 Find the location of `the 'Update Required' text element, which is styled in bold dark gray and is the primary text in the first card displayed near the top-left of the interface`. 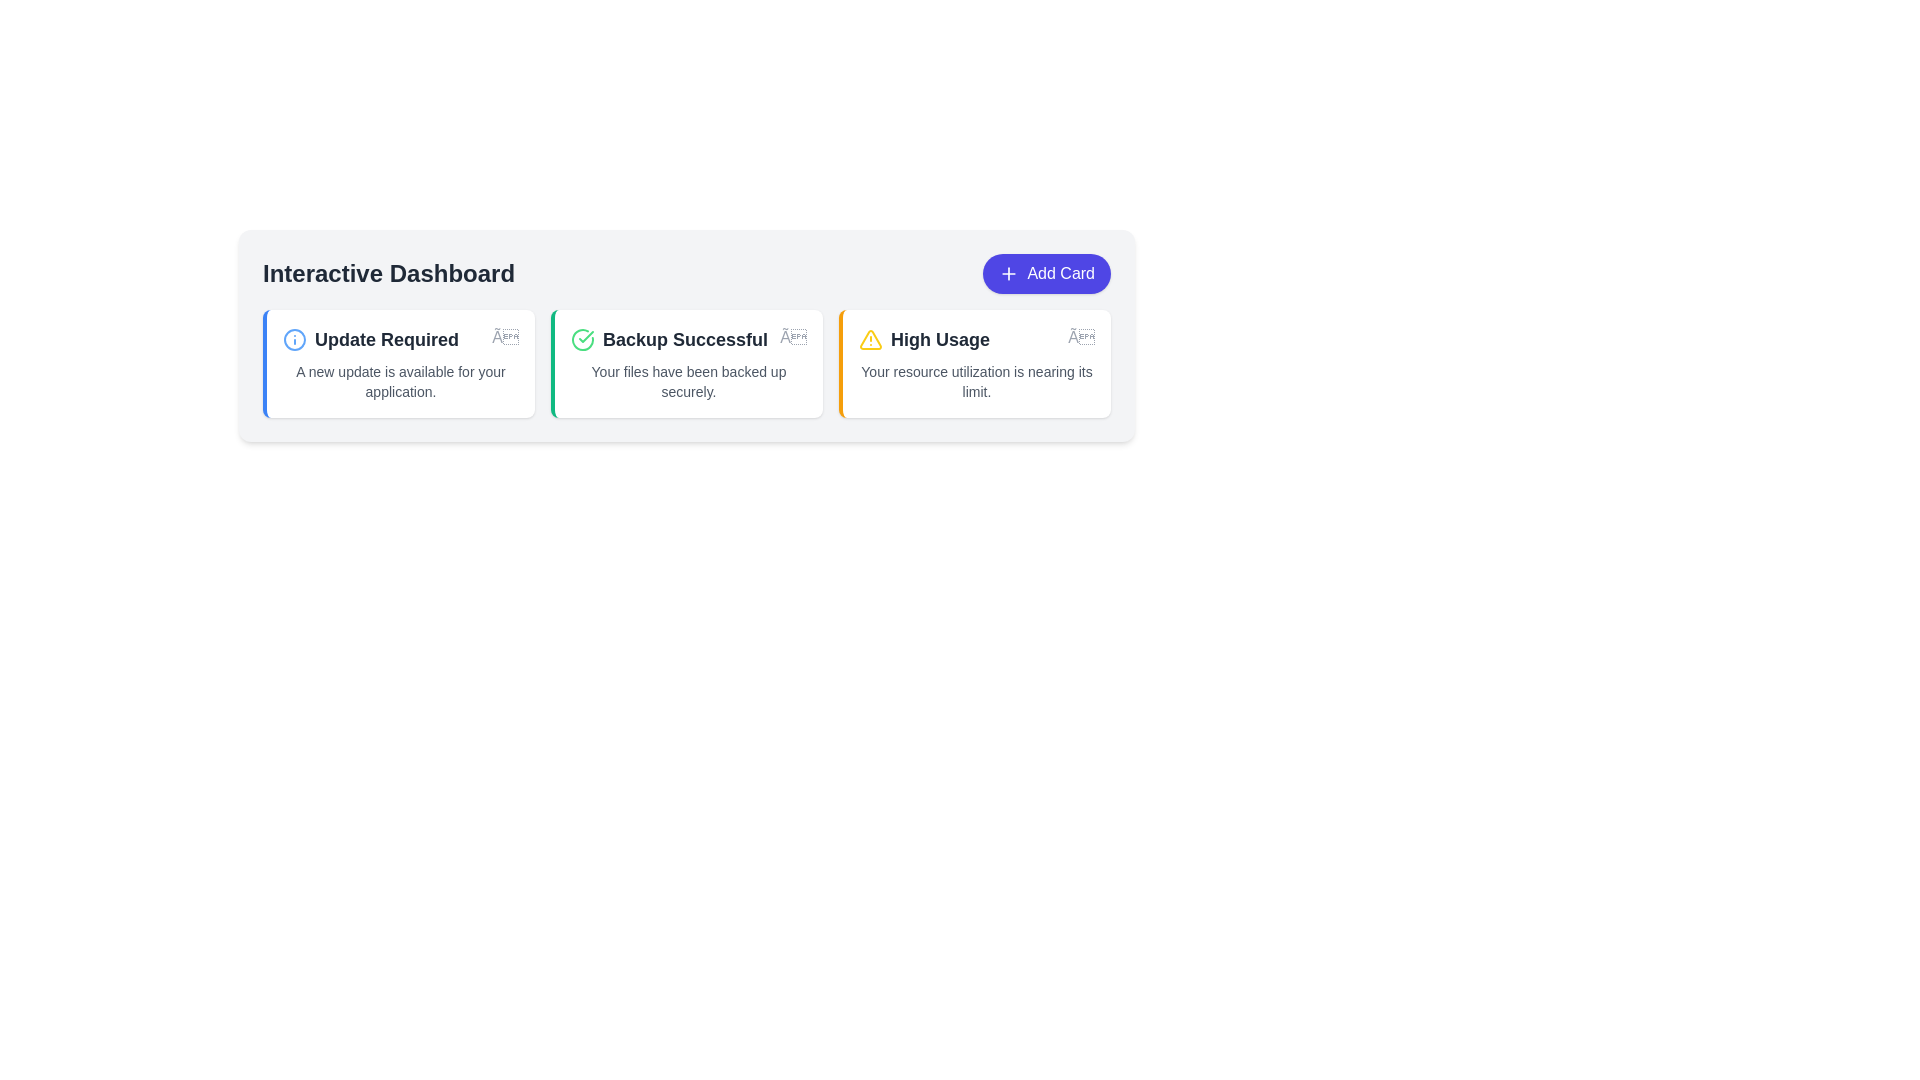

the 'Update Required' text element, which is styled in bold dark gray and is the primary text in the first card displayed near the top-left of the interface is located at coordinates (387, 338).